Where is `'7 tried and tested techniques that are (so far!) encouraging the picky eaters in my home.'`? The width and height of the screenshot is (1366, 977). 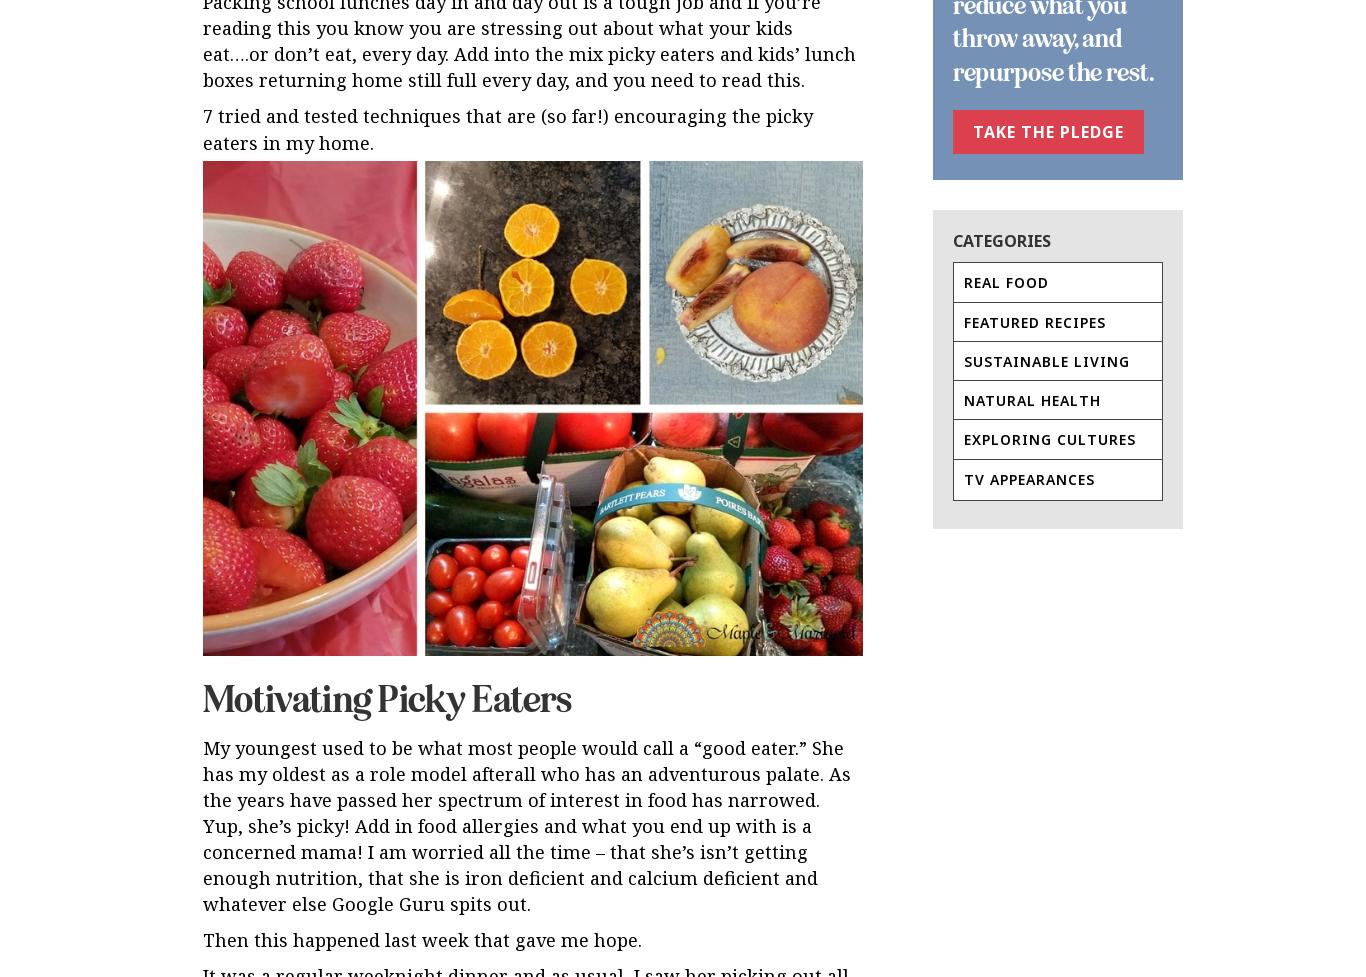 '7 tried and tested techniques that are (so far!) encouraging the picky eaters in my home.' is located at coordinates (201, 128).